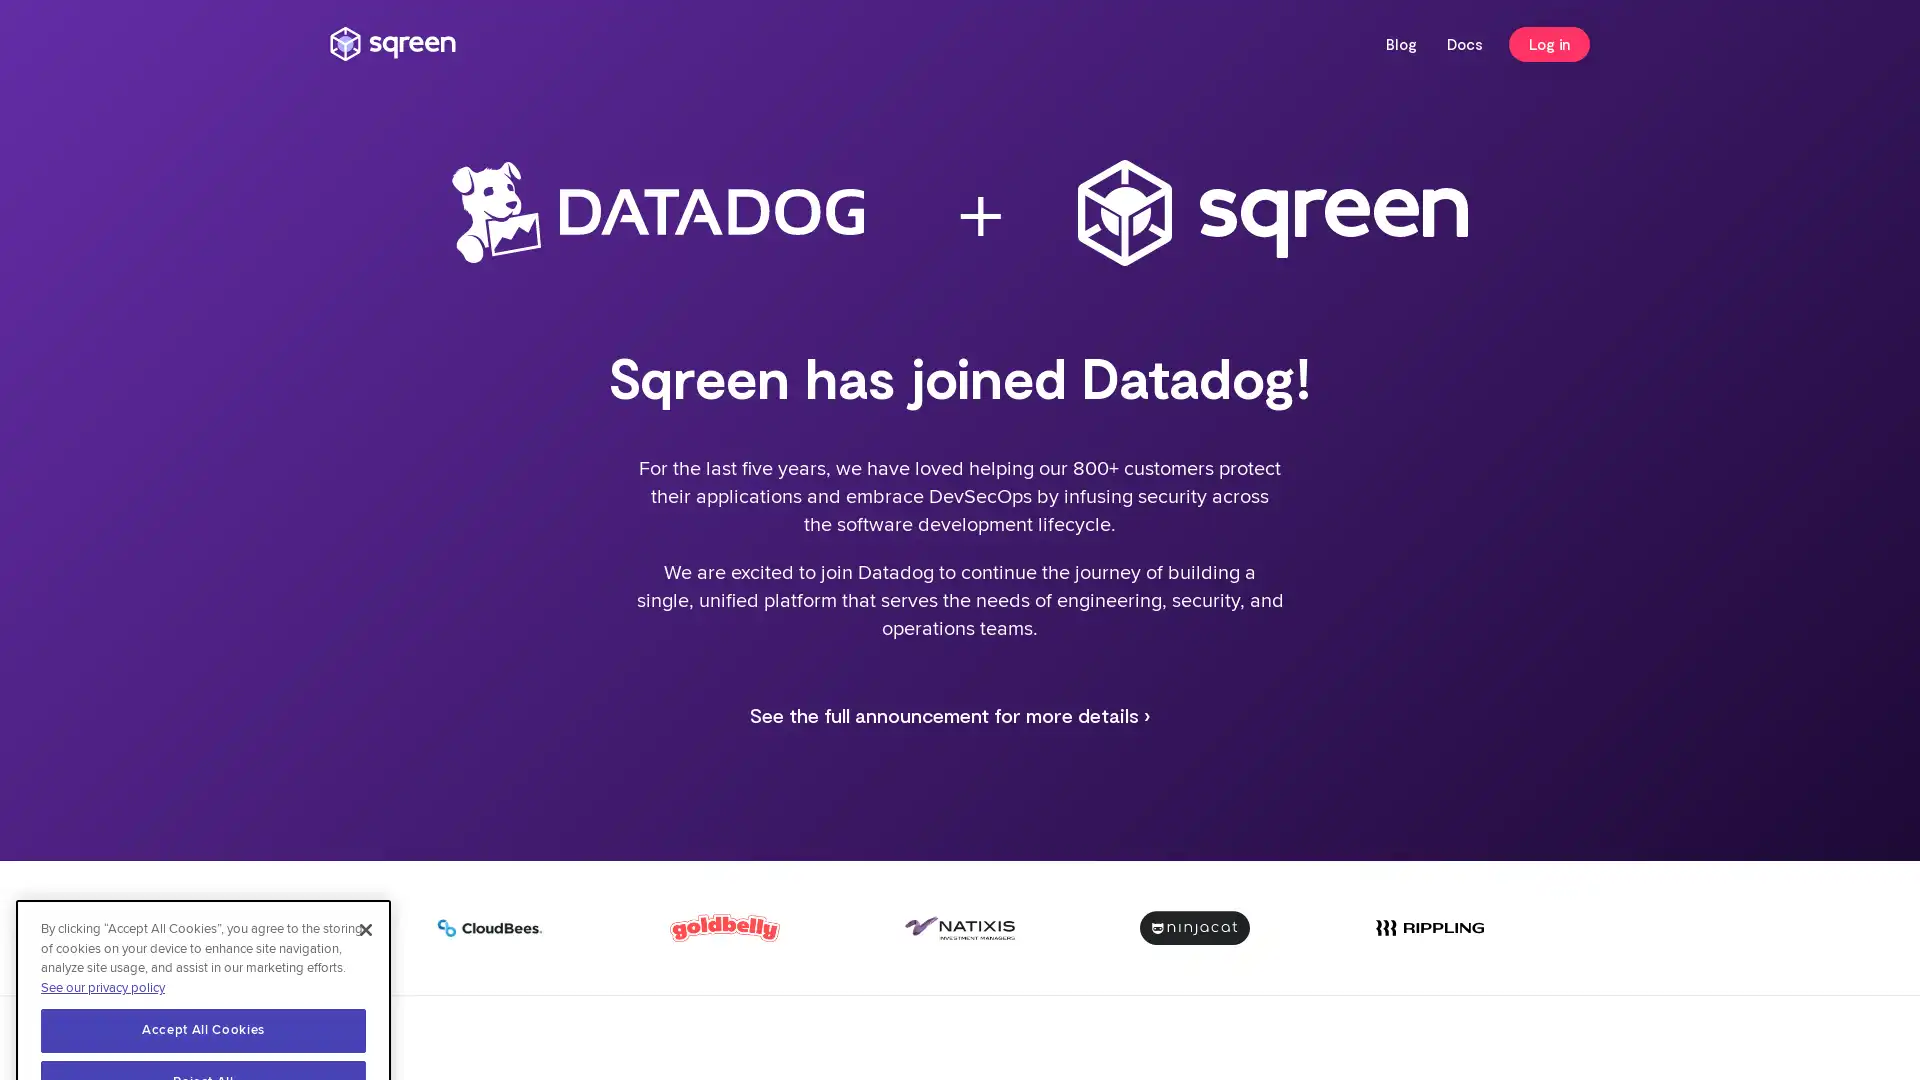  What do you see at coordinates (203, 951) in the screenshot?
I see `Accept All Cookies` at bounding box center [203, 951].